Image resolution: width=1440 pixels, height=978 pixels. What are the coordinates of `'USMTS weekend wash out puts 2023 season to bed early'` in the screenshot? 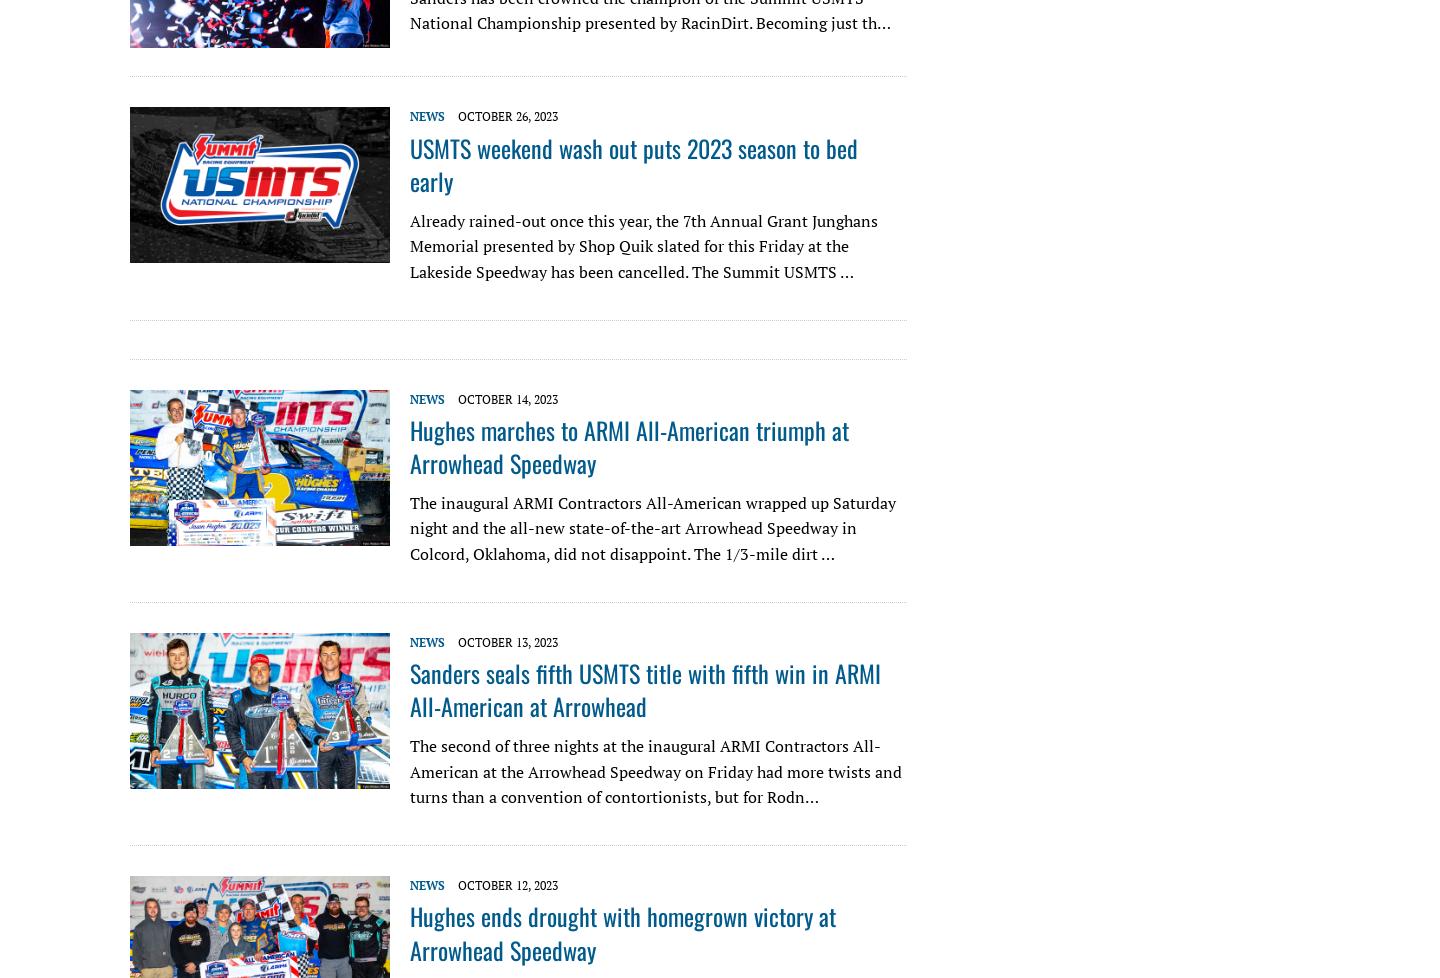 It's located at (633, 164).